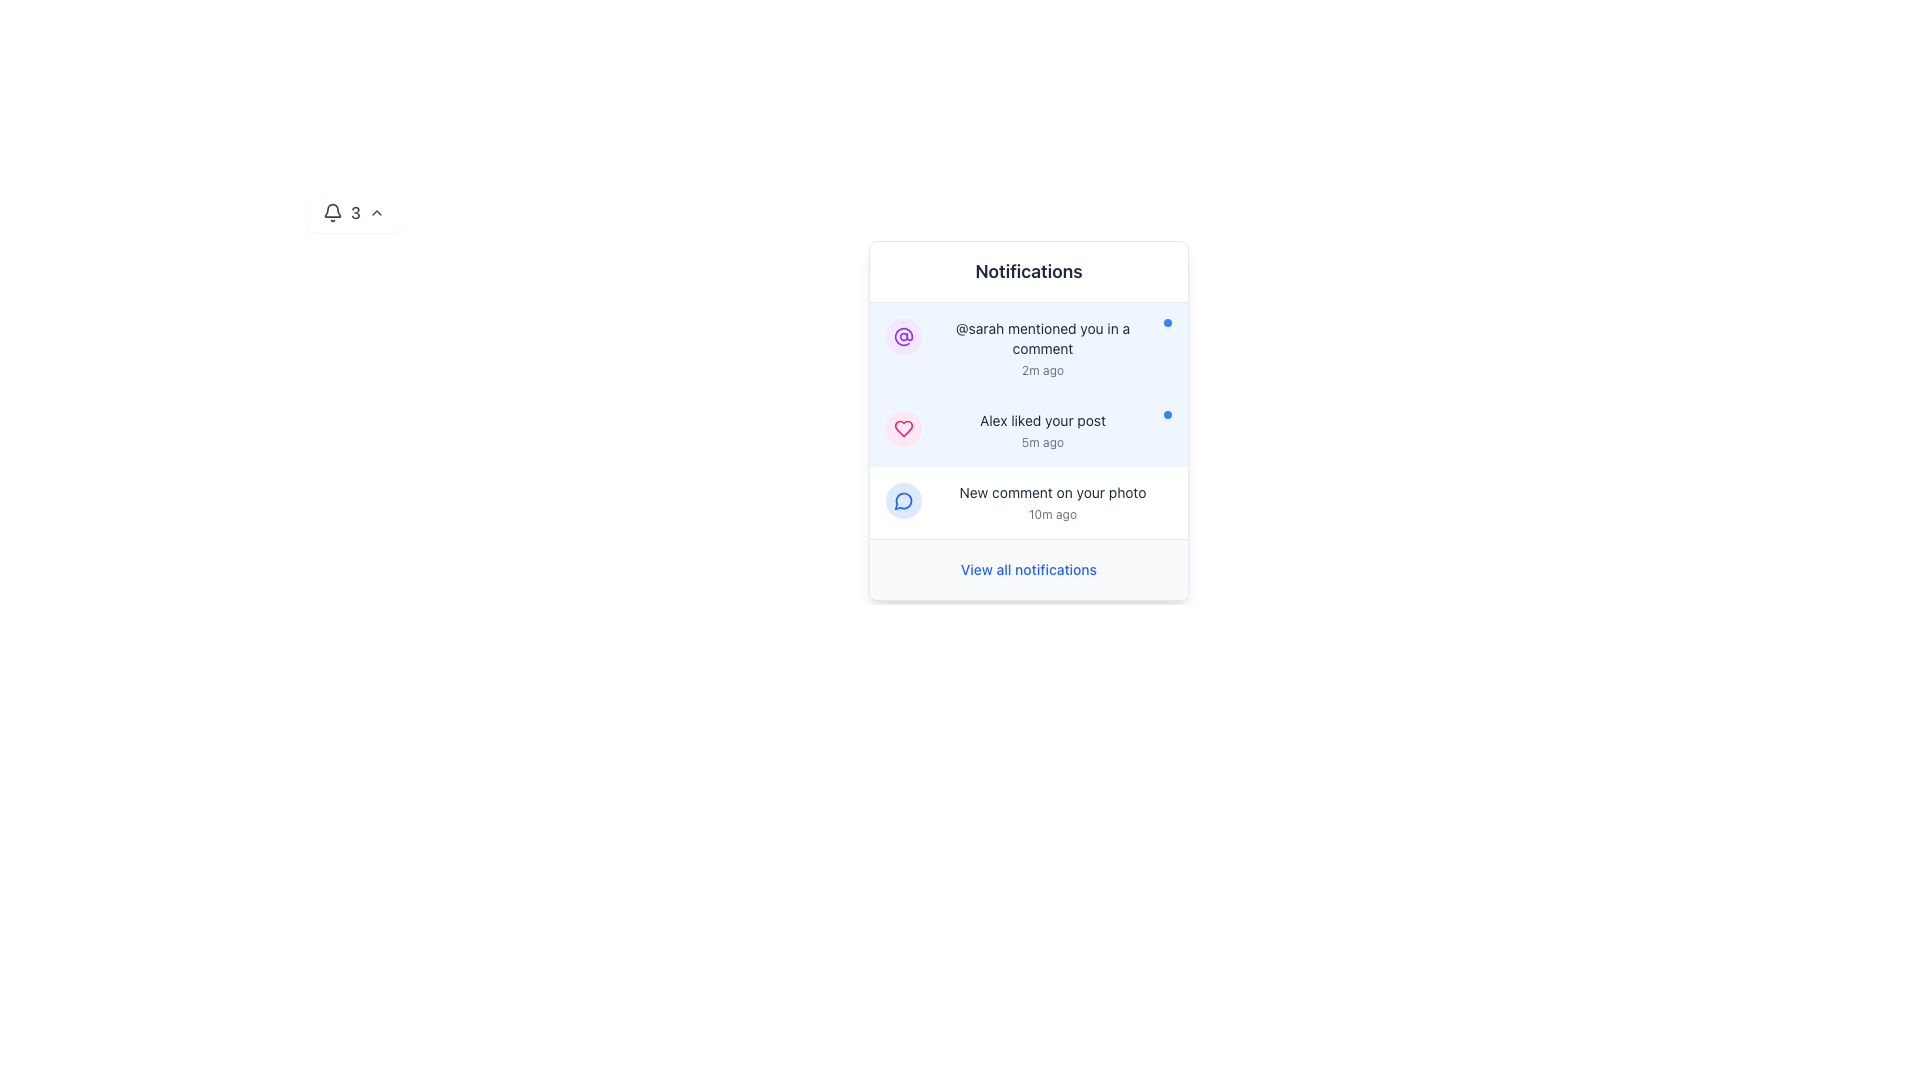  I want to click on the chevron icon located at the rightmost side of the notification toggle component, so click(376, 212).